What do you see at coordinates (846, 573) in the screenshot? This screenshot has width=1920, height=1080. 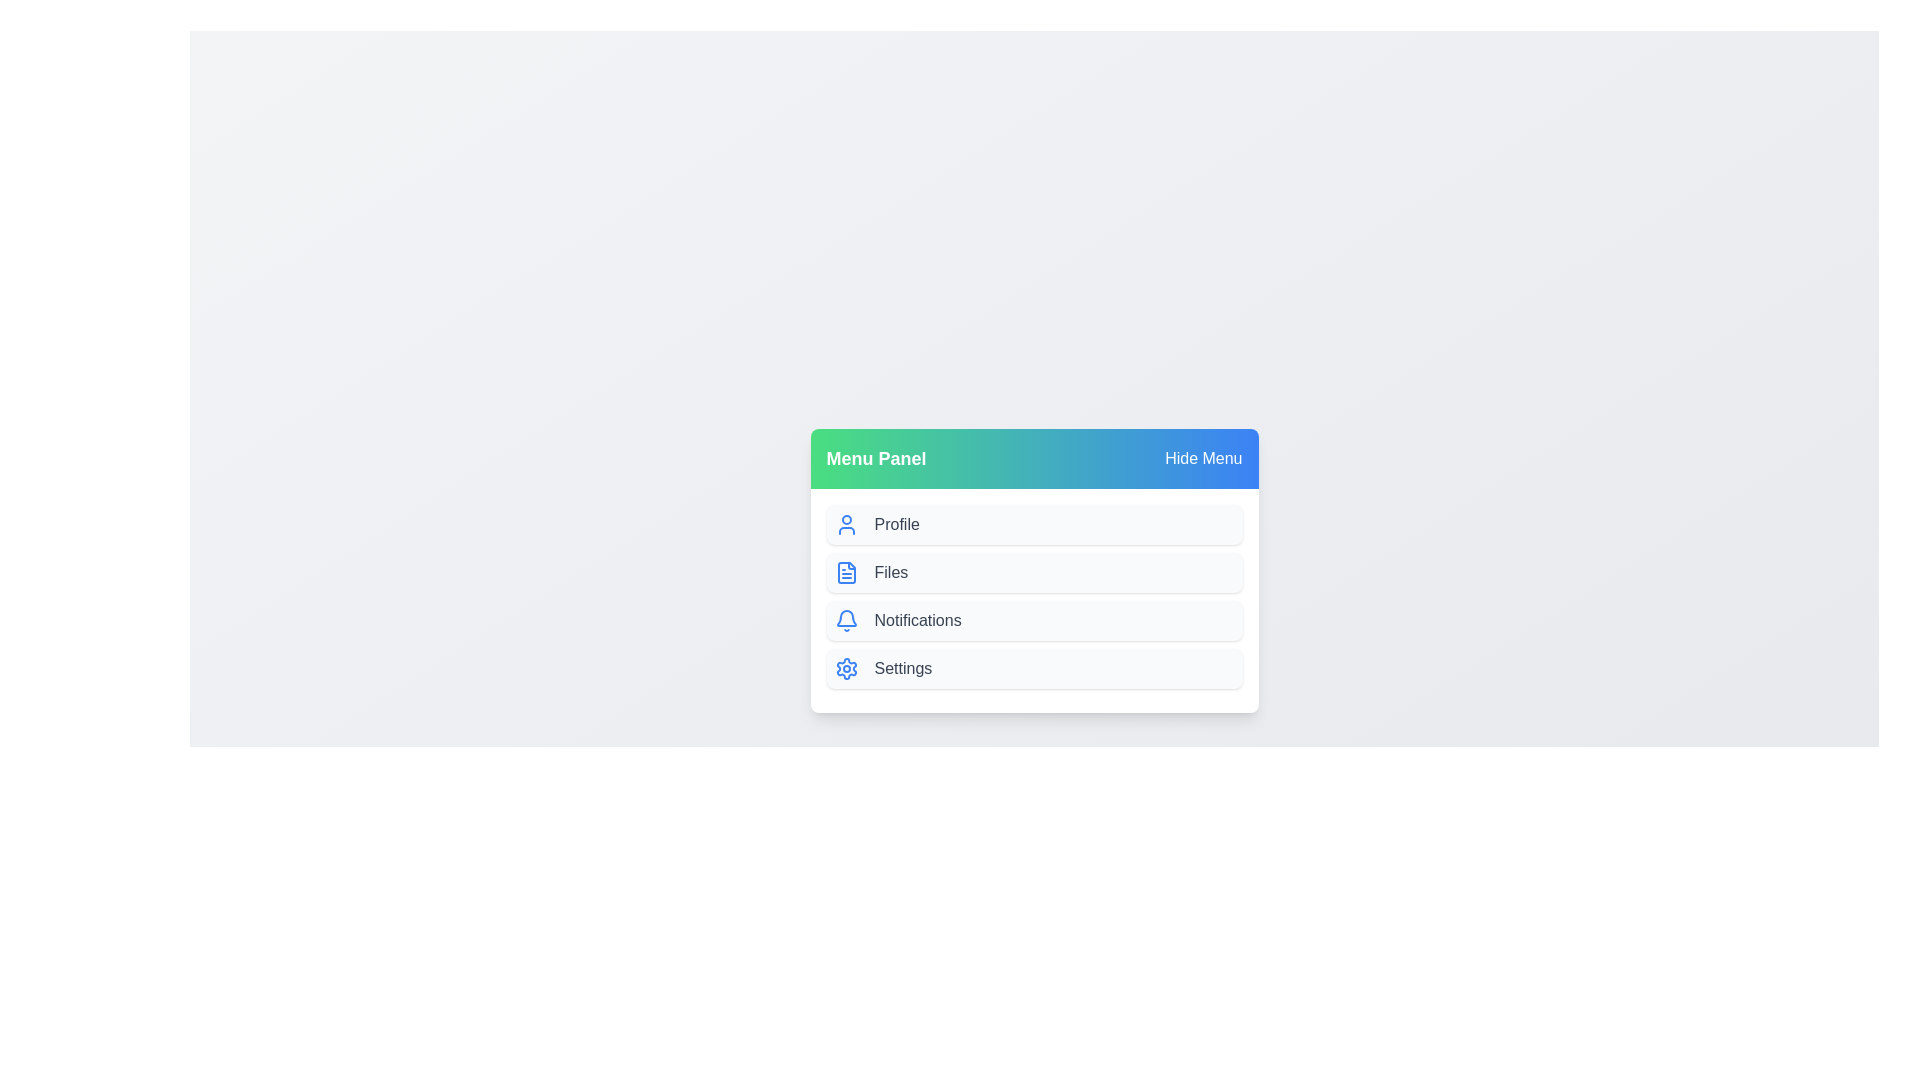 I see `the icon next to the menu item Files` at bounding box center [846, 573].